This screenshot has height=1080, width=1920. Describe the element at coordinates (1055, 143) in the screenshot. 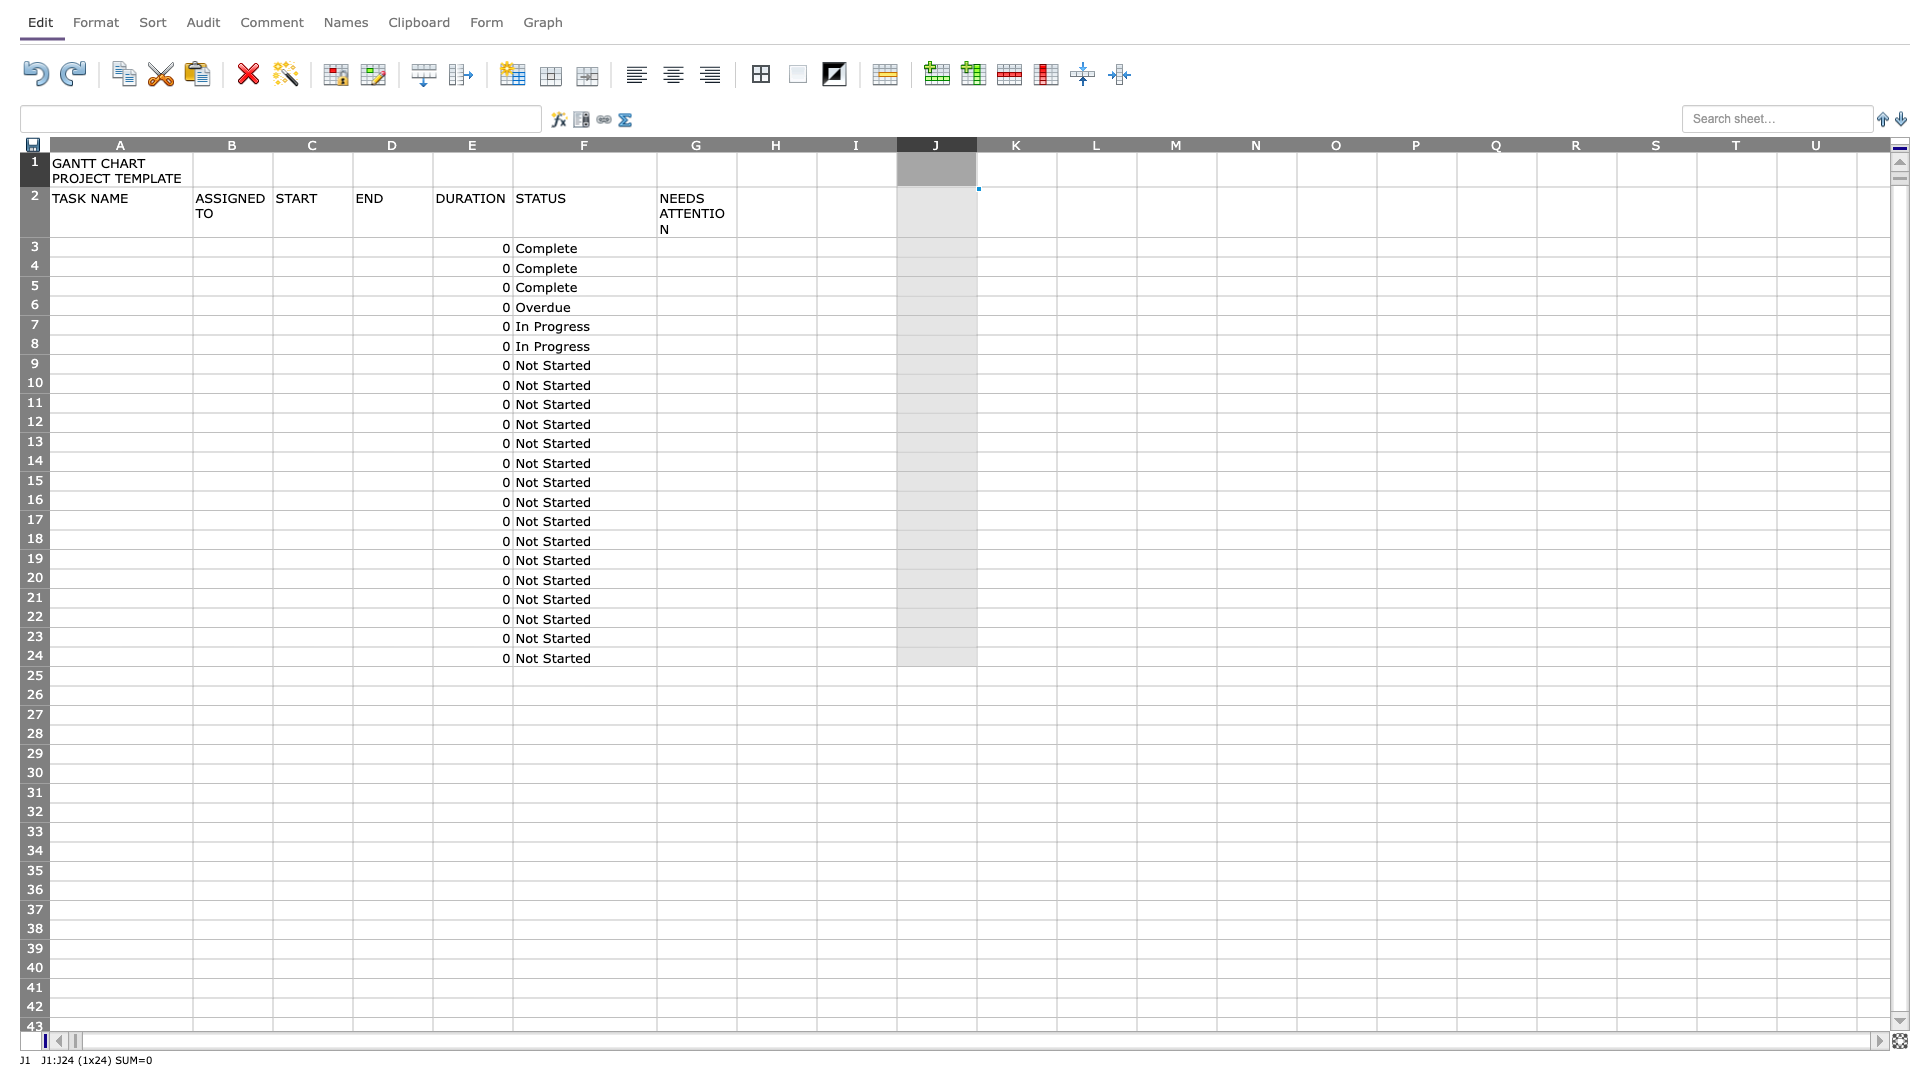

I see `column K's width resize handle` at that location.